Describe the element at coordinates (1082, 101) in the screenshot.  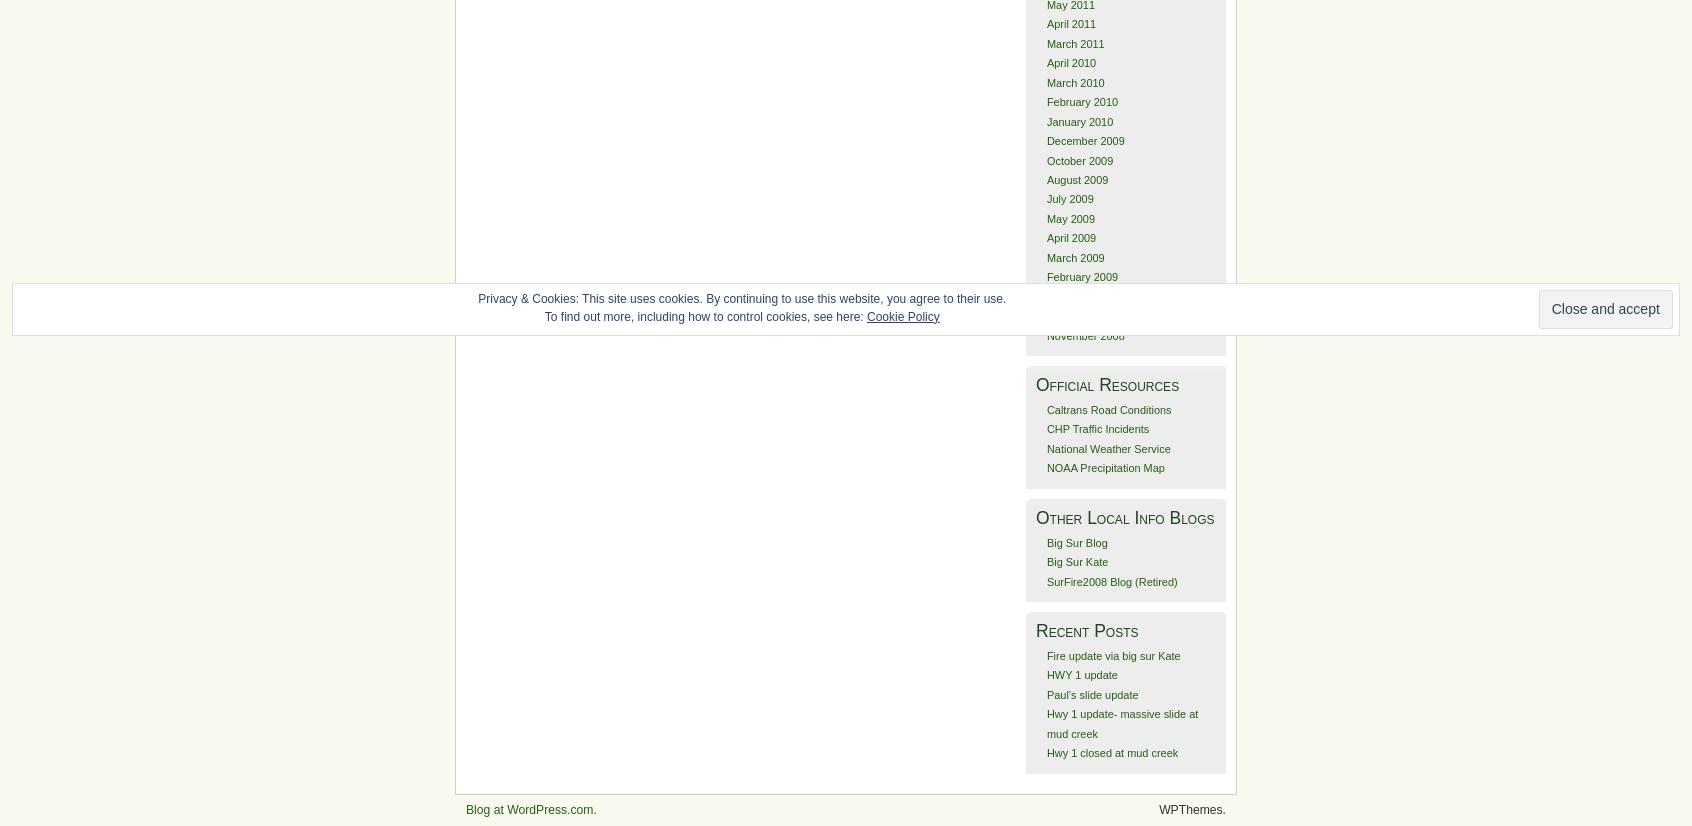
I see `'February 2010'` at that location.